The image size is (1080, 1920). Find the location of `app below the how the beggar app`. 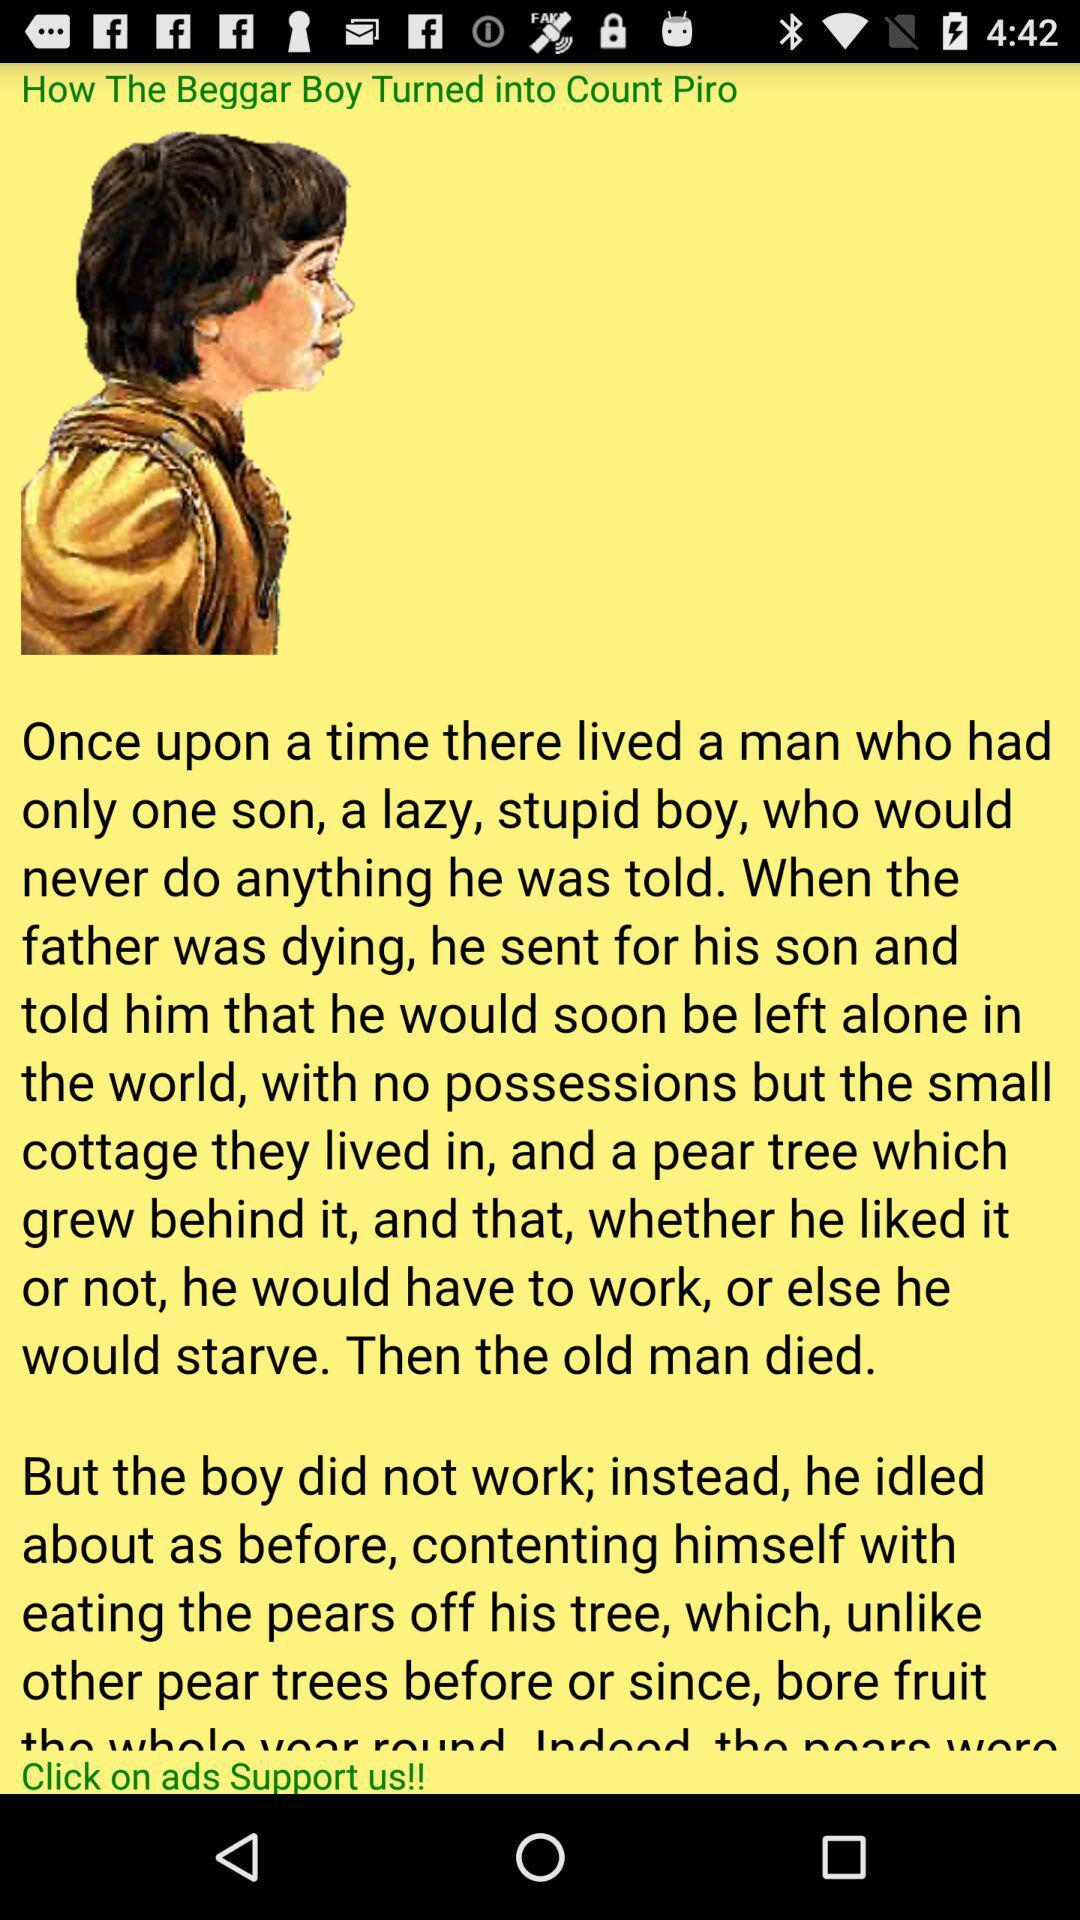

app below the how the beggar app is located at coordinates (540, 928).